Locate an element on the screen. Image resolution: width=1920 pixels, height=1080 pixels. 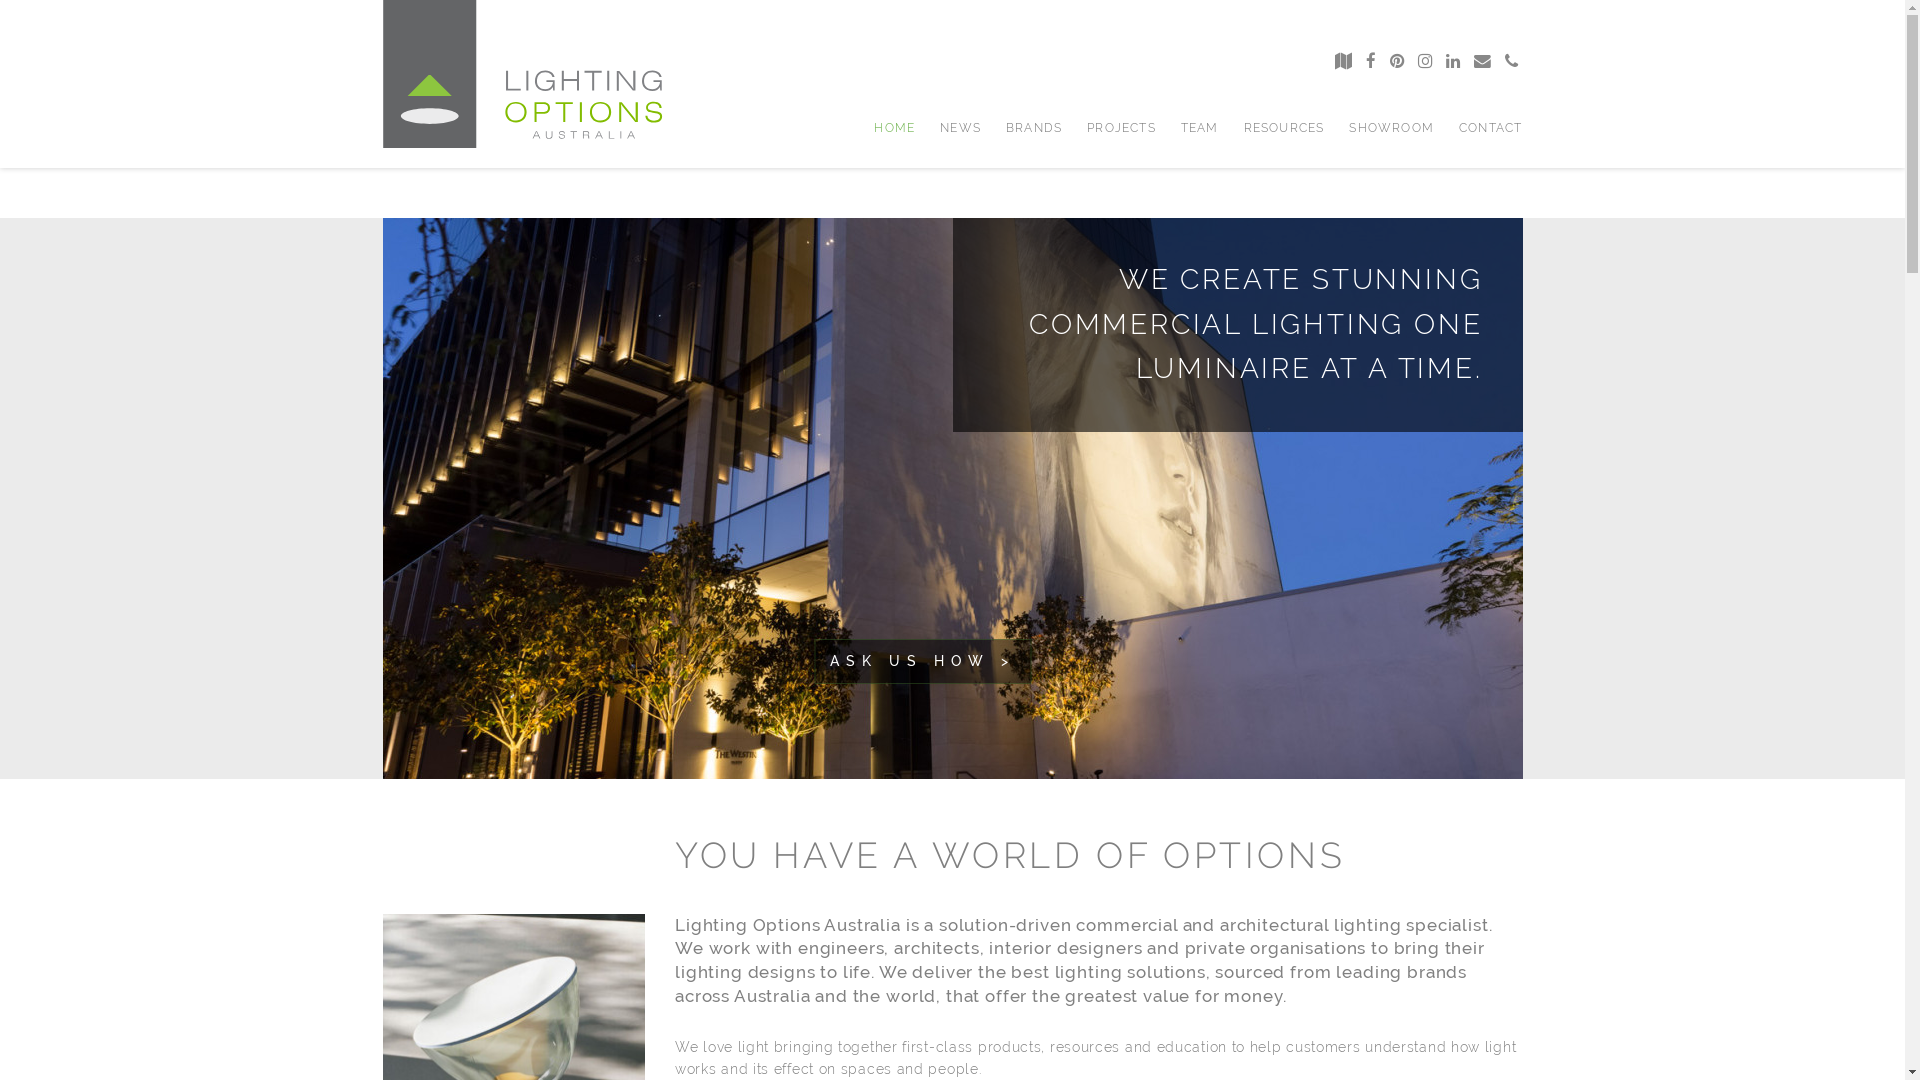
'ASK US HOW >' is located at coordinates (921, 660).